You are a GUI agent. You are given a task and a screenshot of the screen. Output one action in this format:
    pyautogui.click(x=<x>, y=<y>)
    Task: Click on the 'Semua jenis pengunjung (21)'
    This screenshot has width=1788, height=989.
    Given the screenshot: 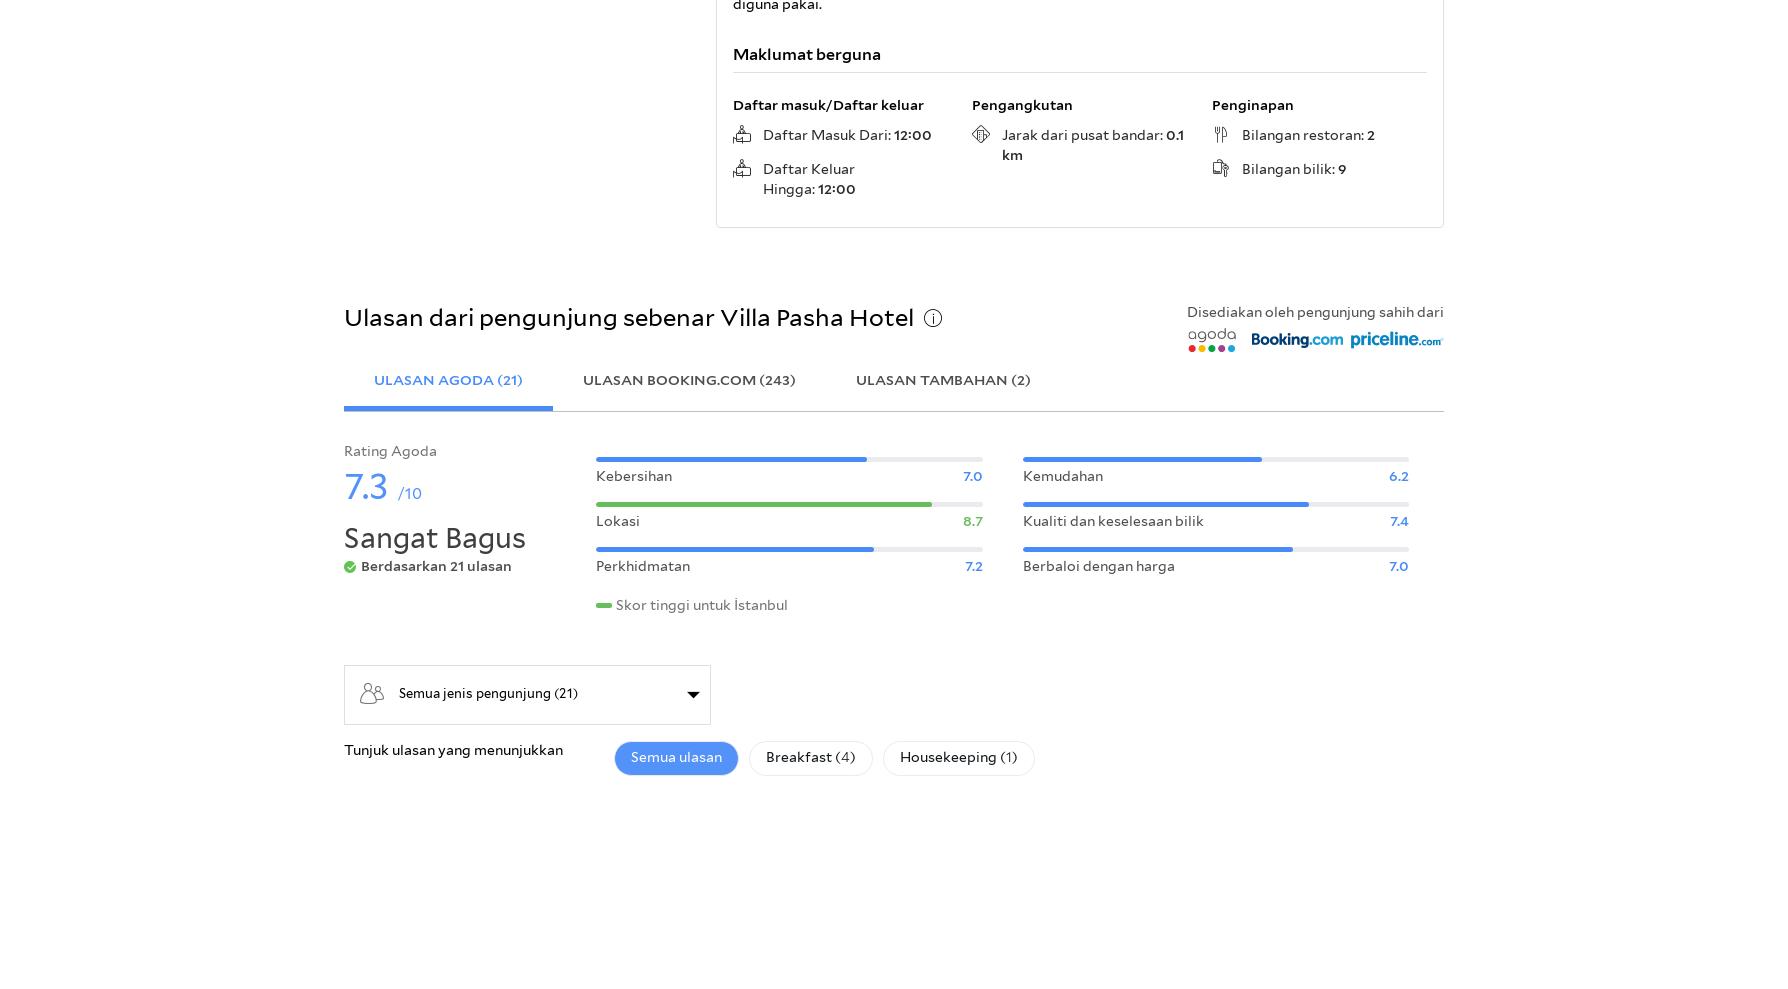 What is the action you would take?
    pyautogui.click(x=488, y=691)
    